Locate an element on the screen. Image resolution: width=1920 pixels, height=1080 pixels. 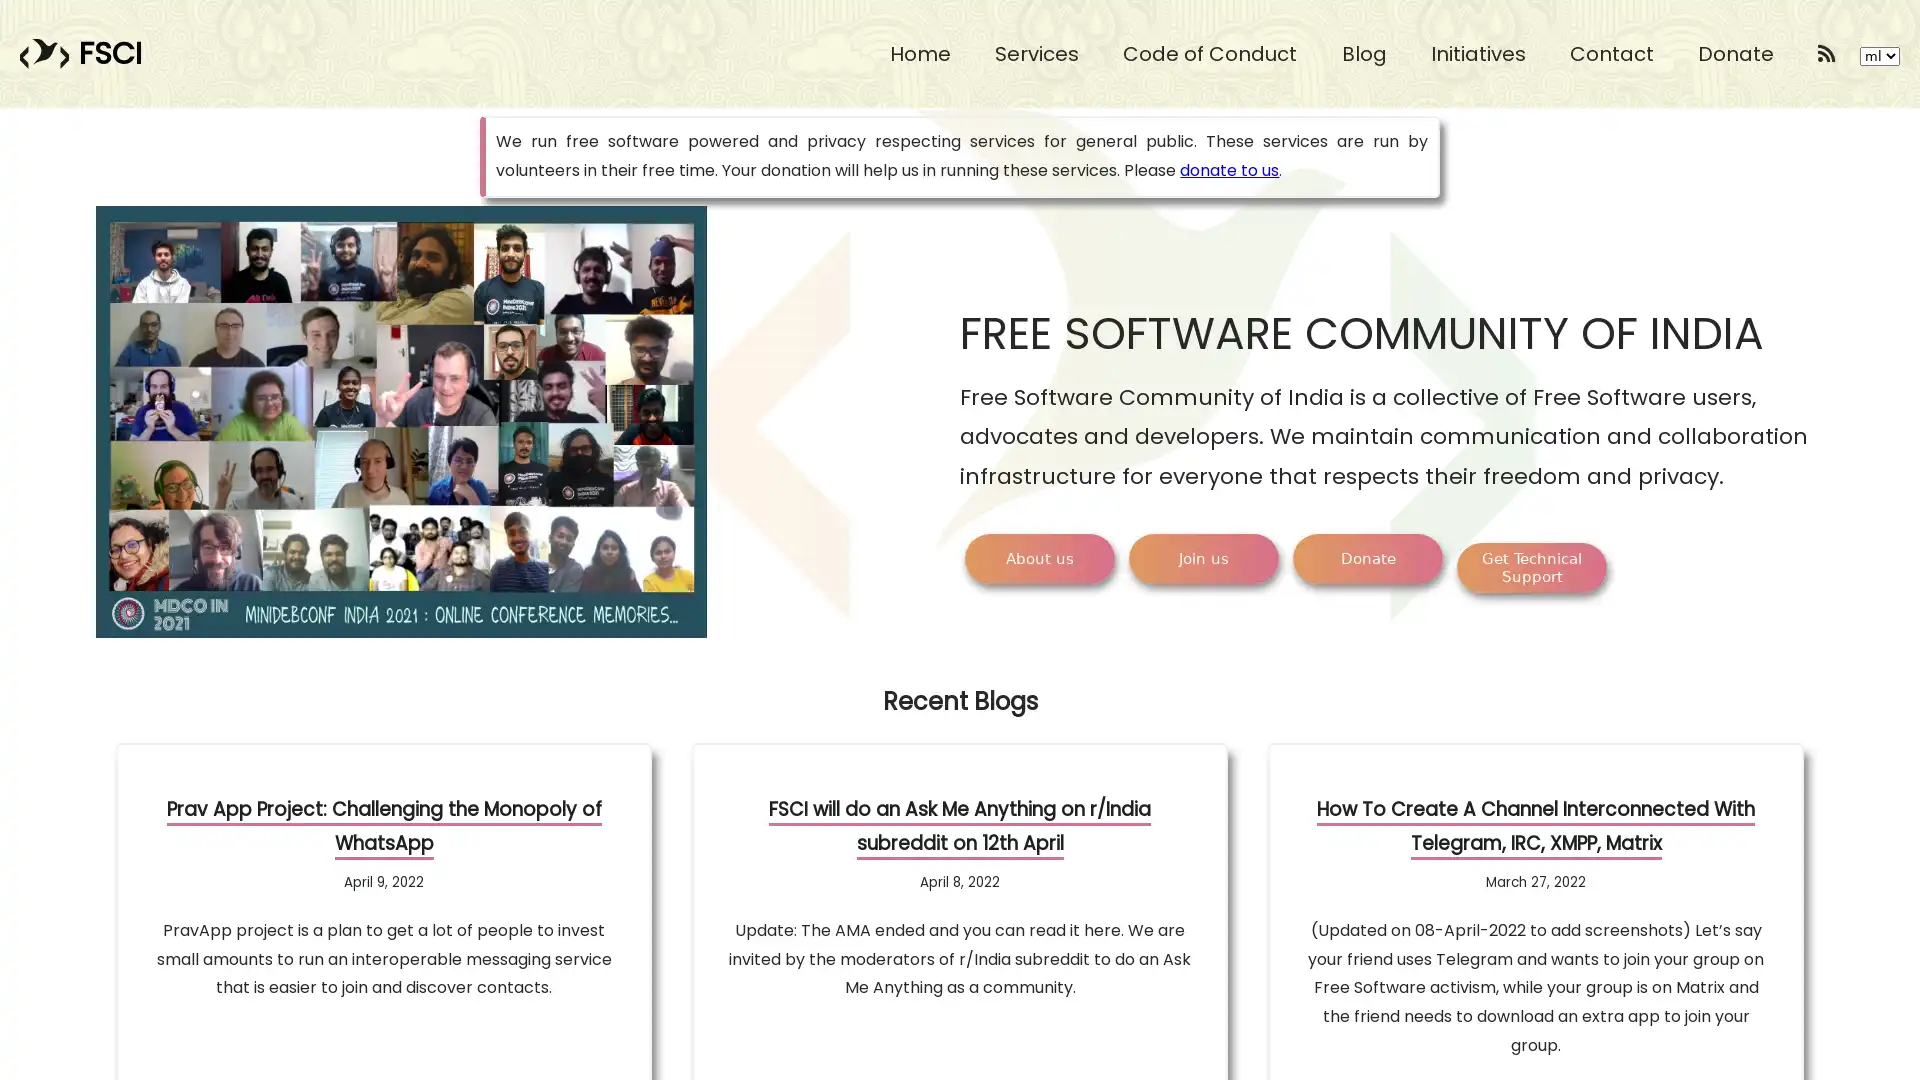
About us is located at coordinates (1040, 558).